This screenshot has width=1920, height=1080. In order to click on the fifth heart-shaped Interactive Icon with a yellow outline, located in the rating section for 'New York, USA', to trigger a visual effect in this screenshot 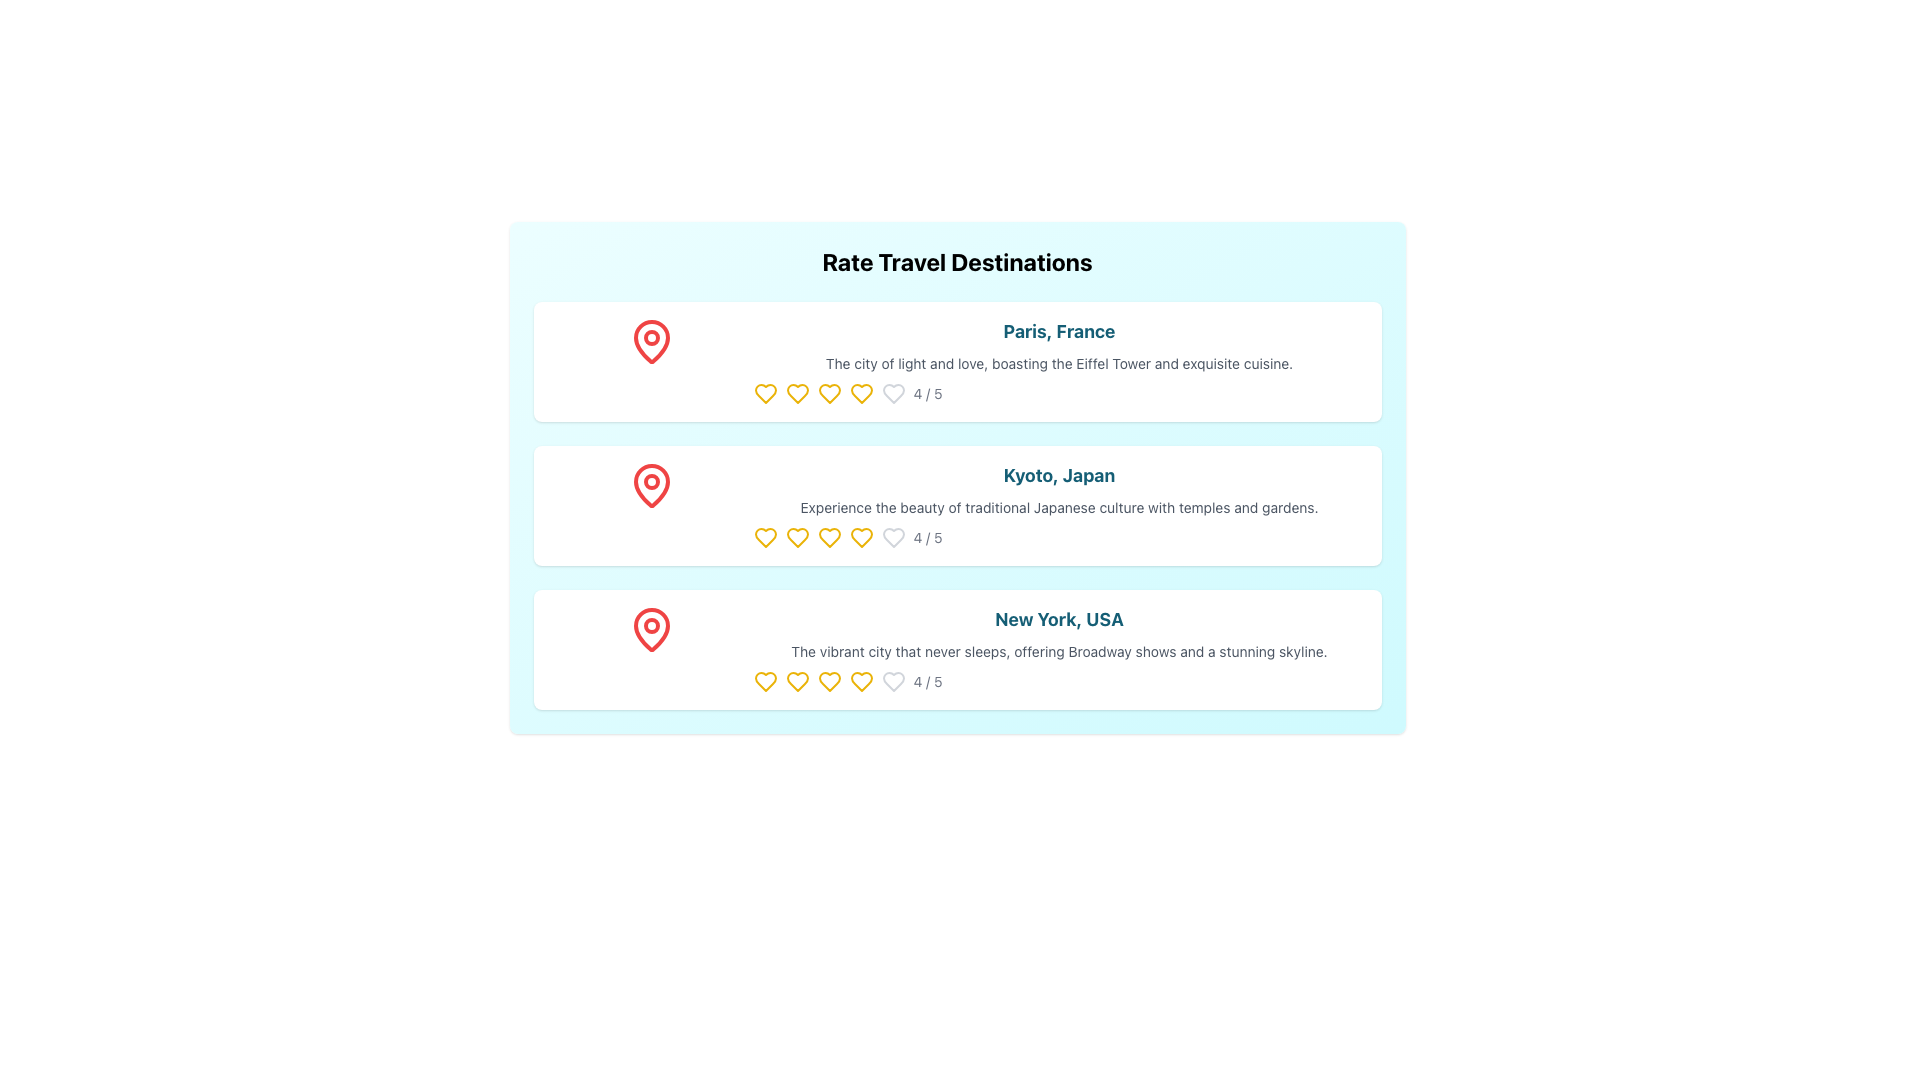, I will do `click(829, 681)`.